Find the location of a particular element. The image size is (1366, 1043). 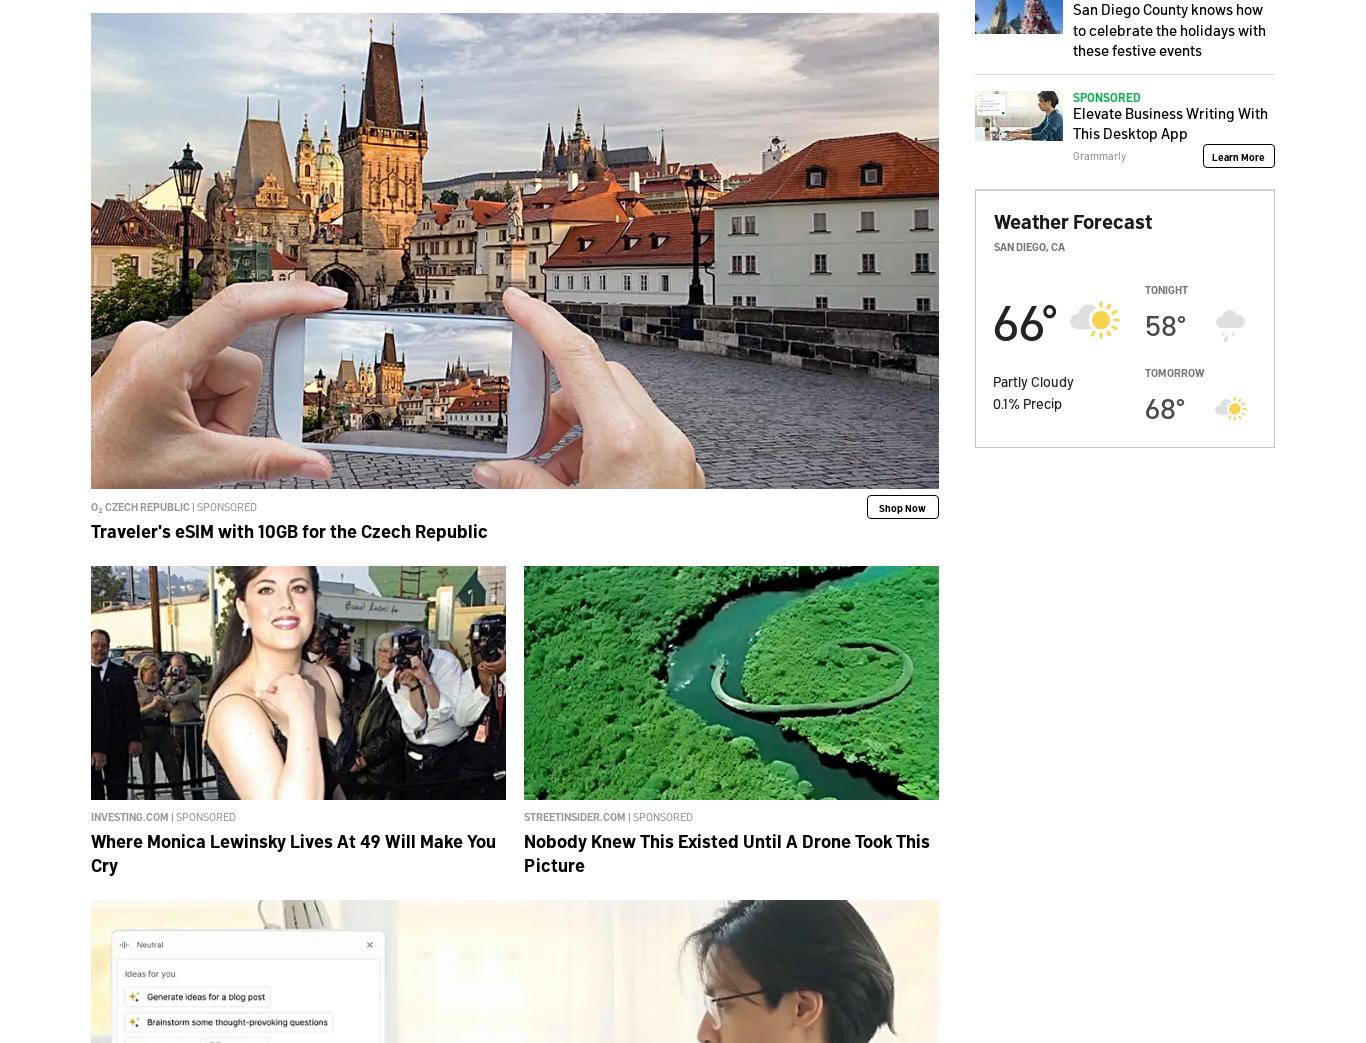

'Tonight' is located at coordinates (1166, 289).